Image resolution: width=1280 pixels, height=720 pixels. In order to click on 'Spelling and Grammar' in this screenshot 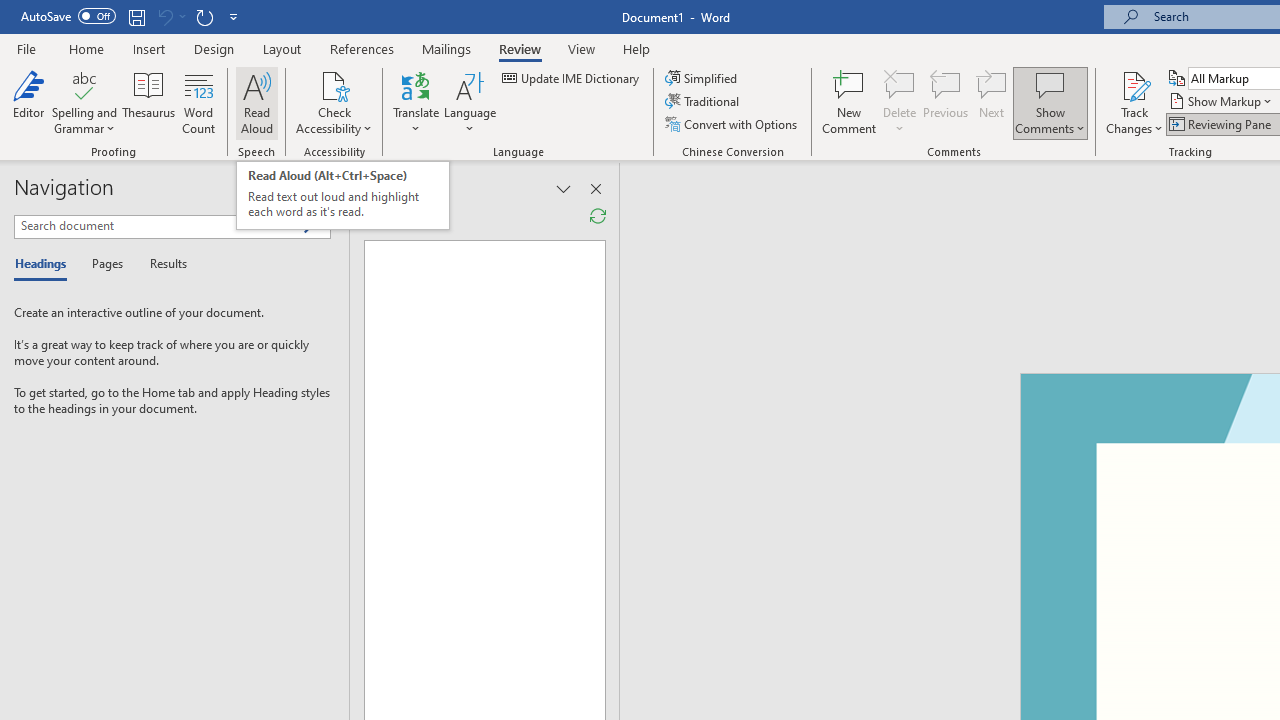, I will do `click(84, 103)`.